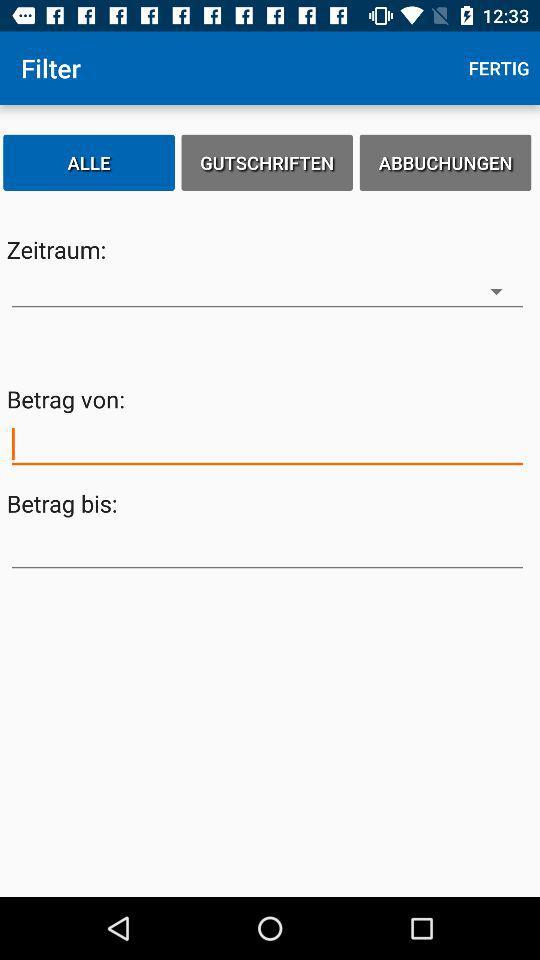 This screenshot has height=960, width=540. I want to click on icon above the zeitraum: icon, so click(88, 161).